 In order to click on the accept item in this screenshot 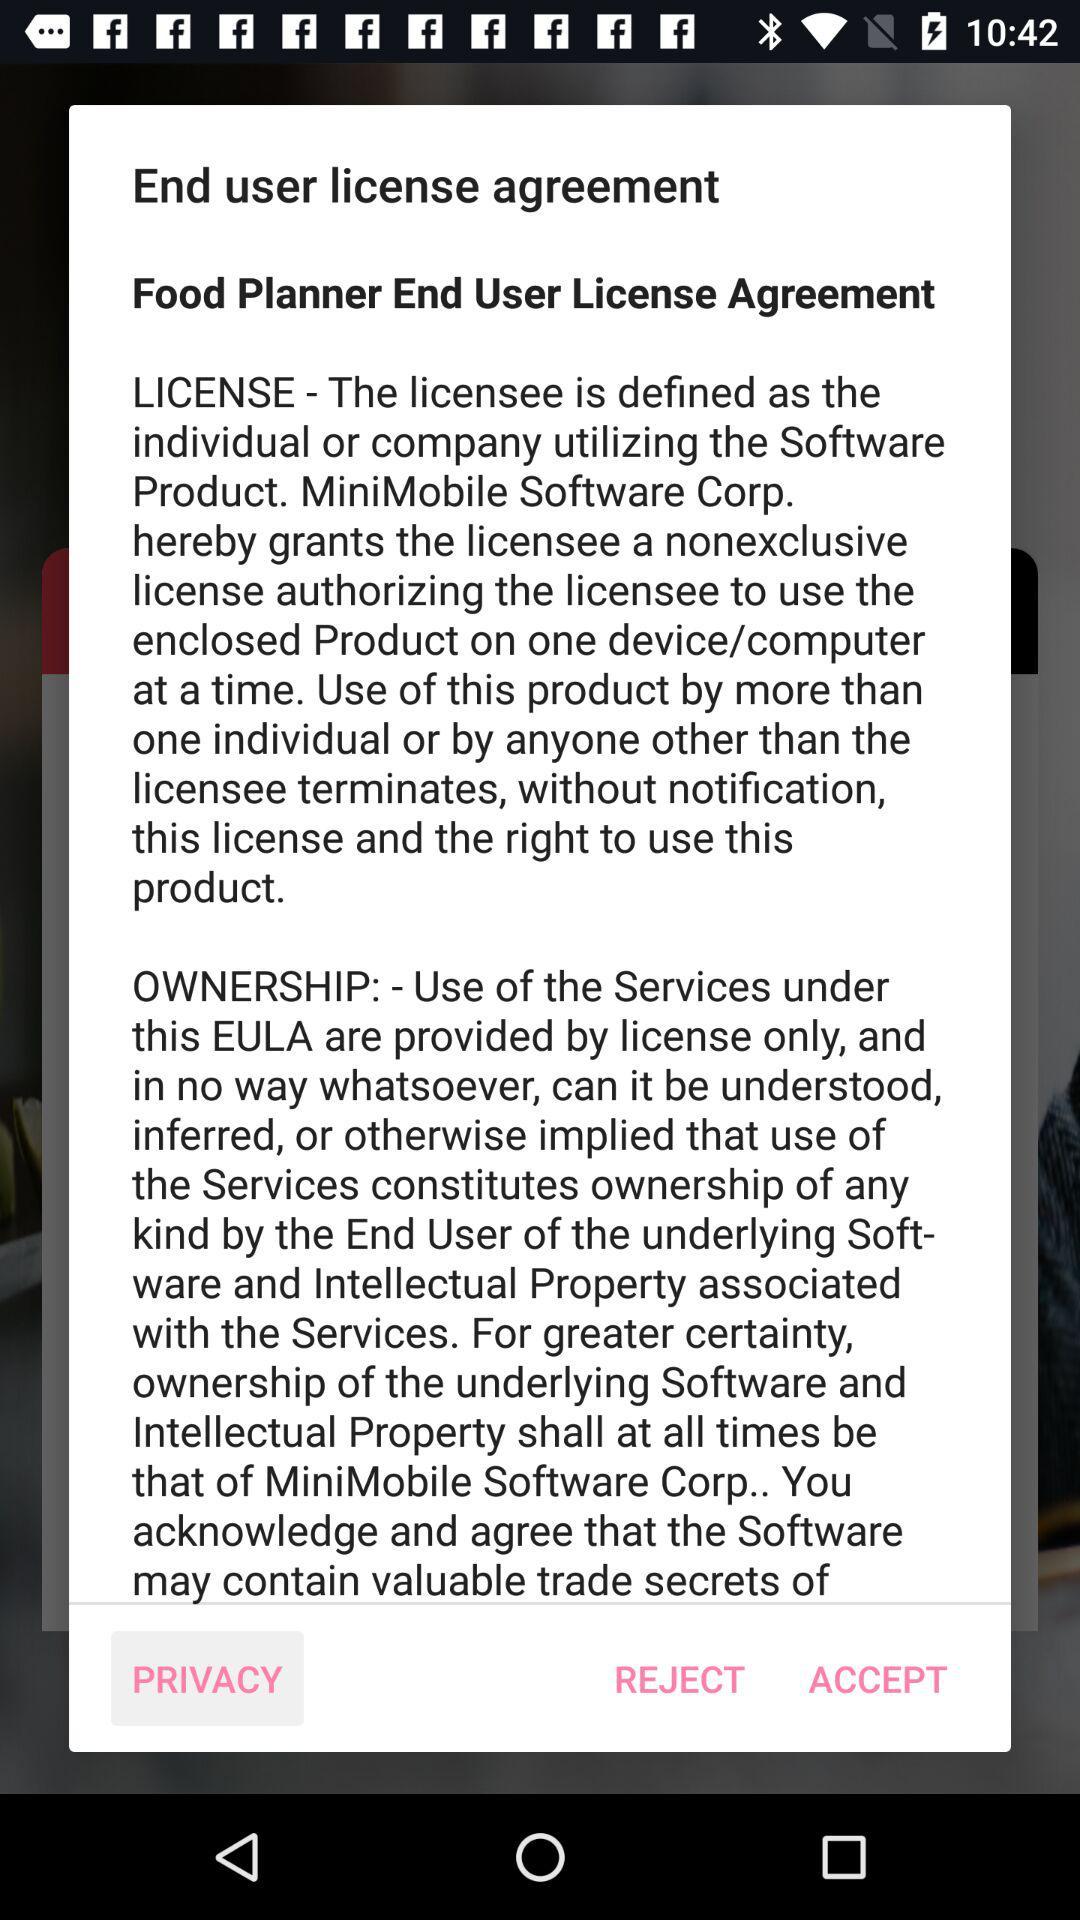, I will do `click(877, 1678)`.